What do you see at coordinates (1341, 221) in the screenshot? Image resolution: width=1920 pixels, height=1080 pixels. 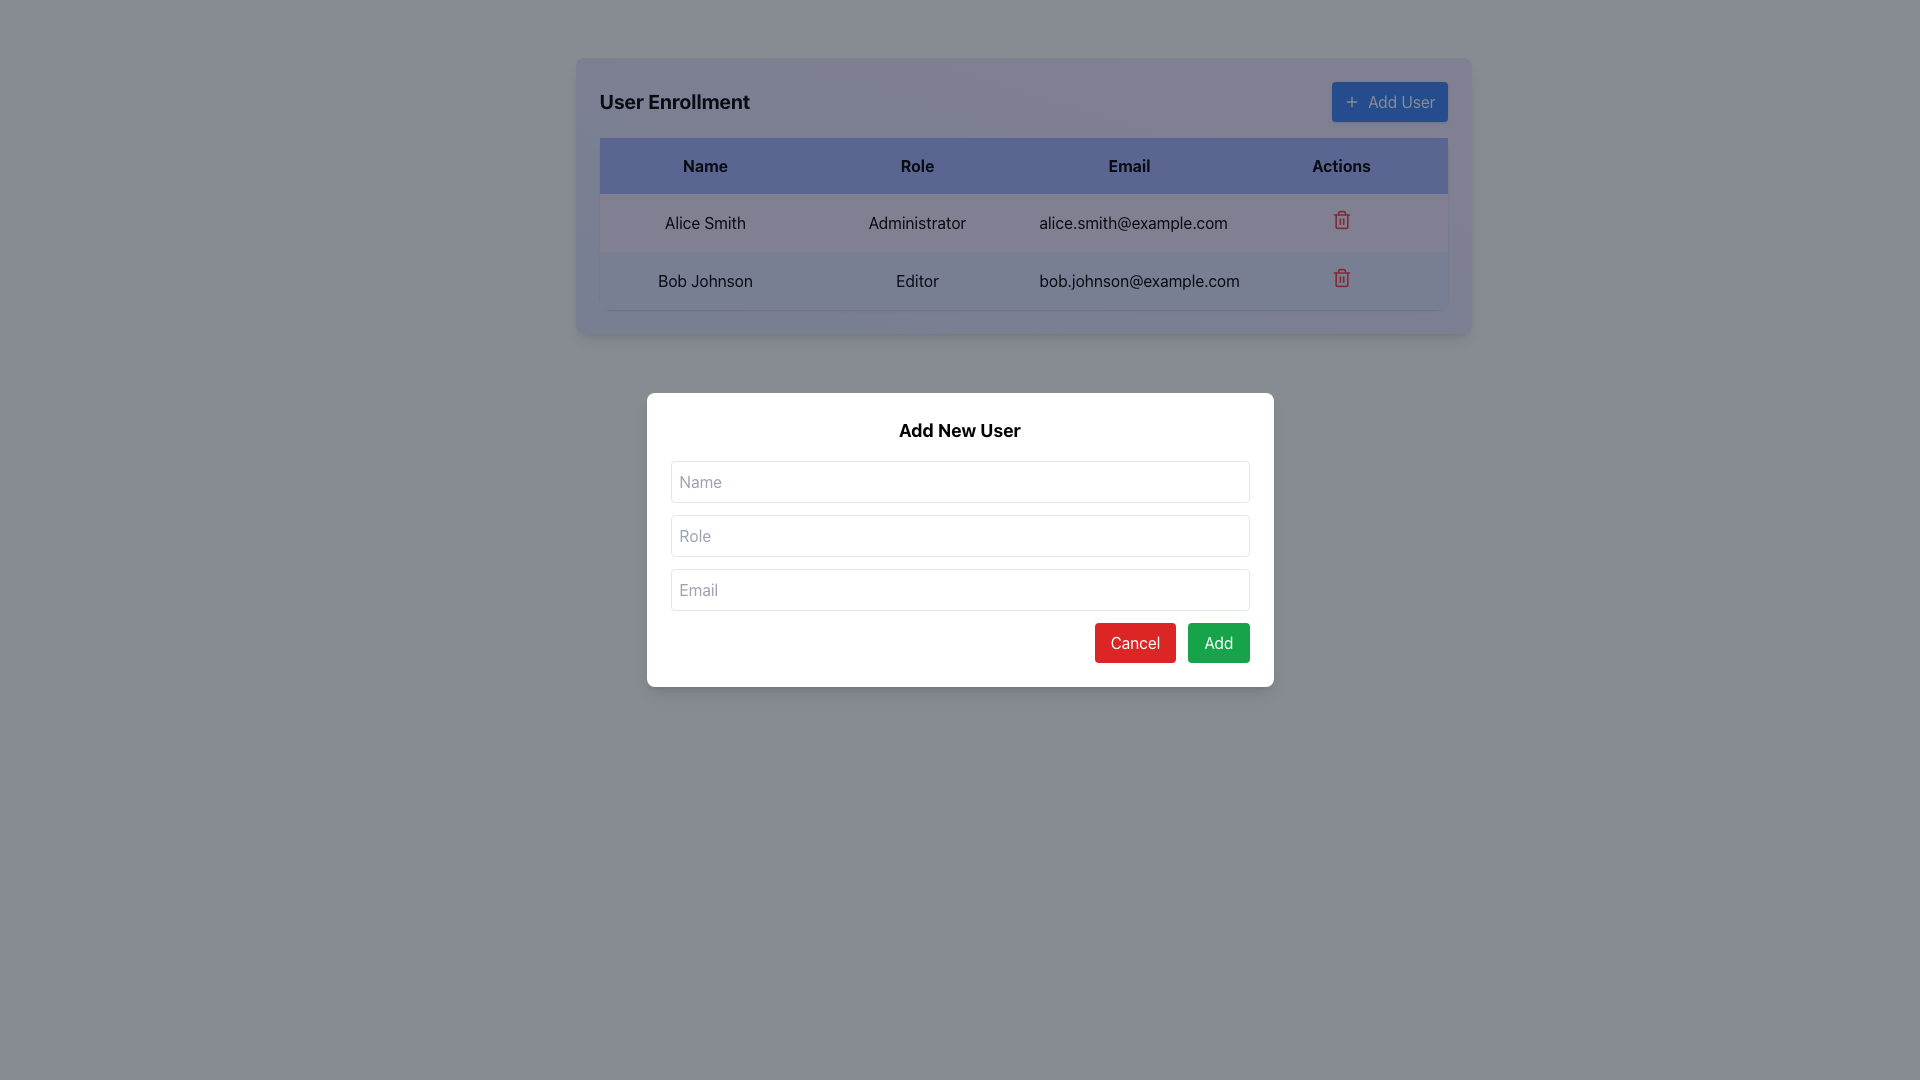 I see `the trash bin icon located in the 'Actions' column of the second row in the user table for keyboard navigation` at bounding box center [1341, 221].